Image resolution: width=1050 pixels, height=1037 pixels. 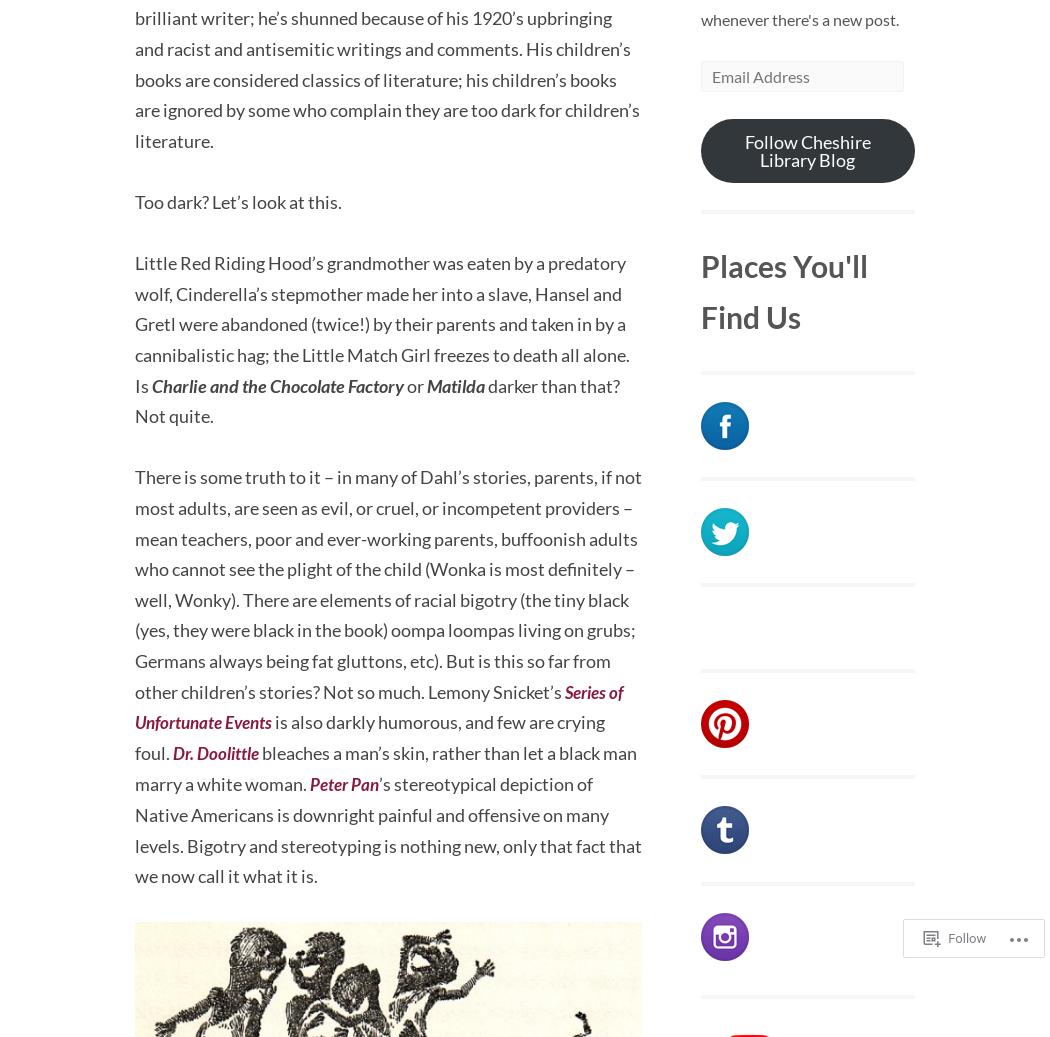 What do you see at coordinates (388, 828) in the screenshot?
I see `'’s stereotypical depiction of Native Americans is downright painful and offensive on many levels. Bigotry and stereotyping is nothing new, only that fact that we now call it what it is.'` at bounding box center [388, 828].